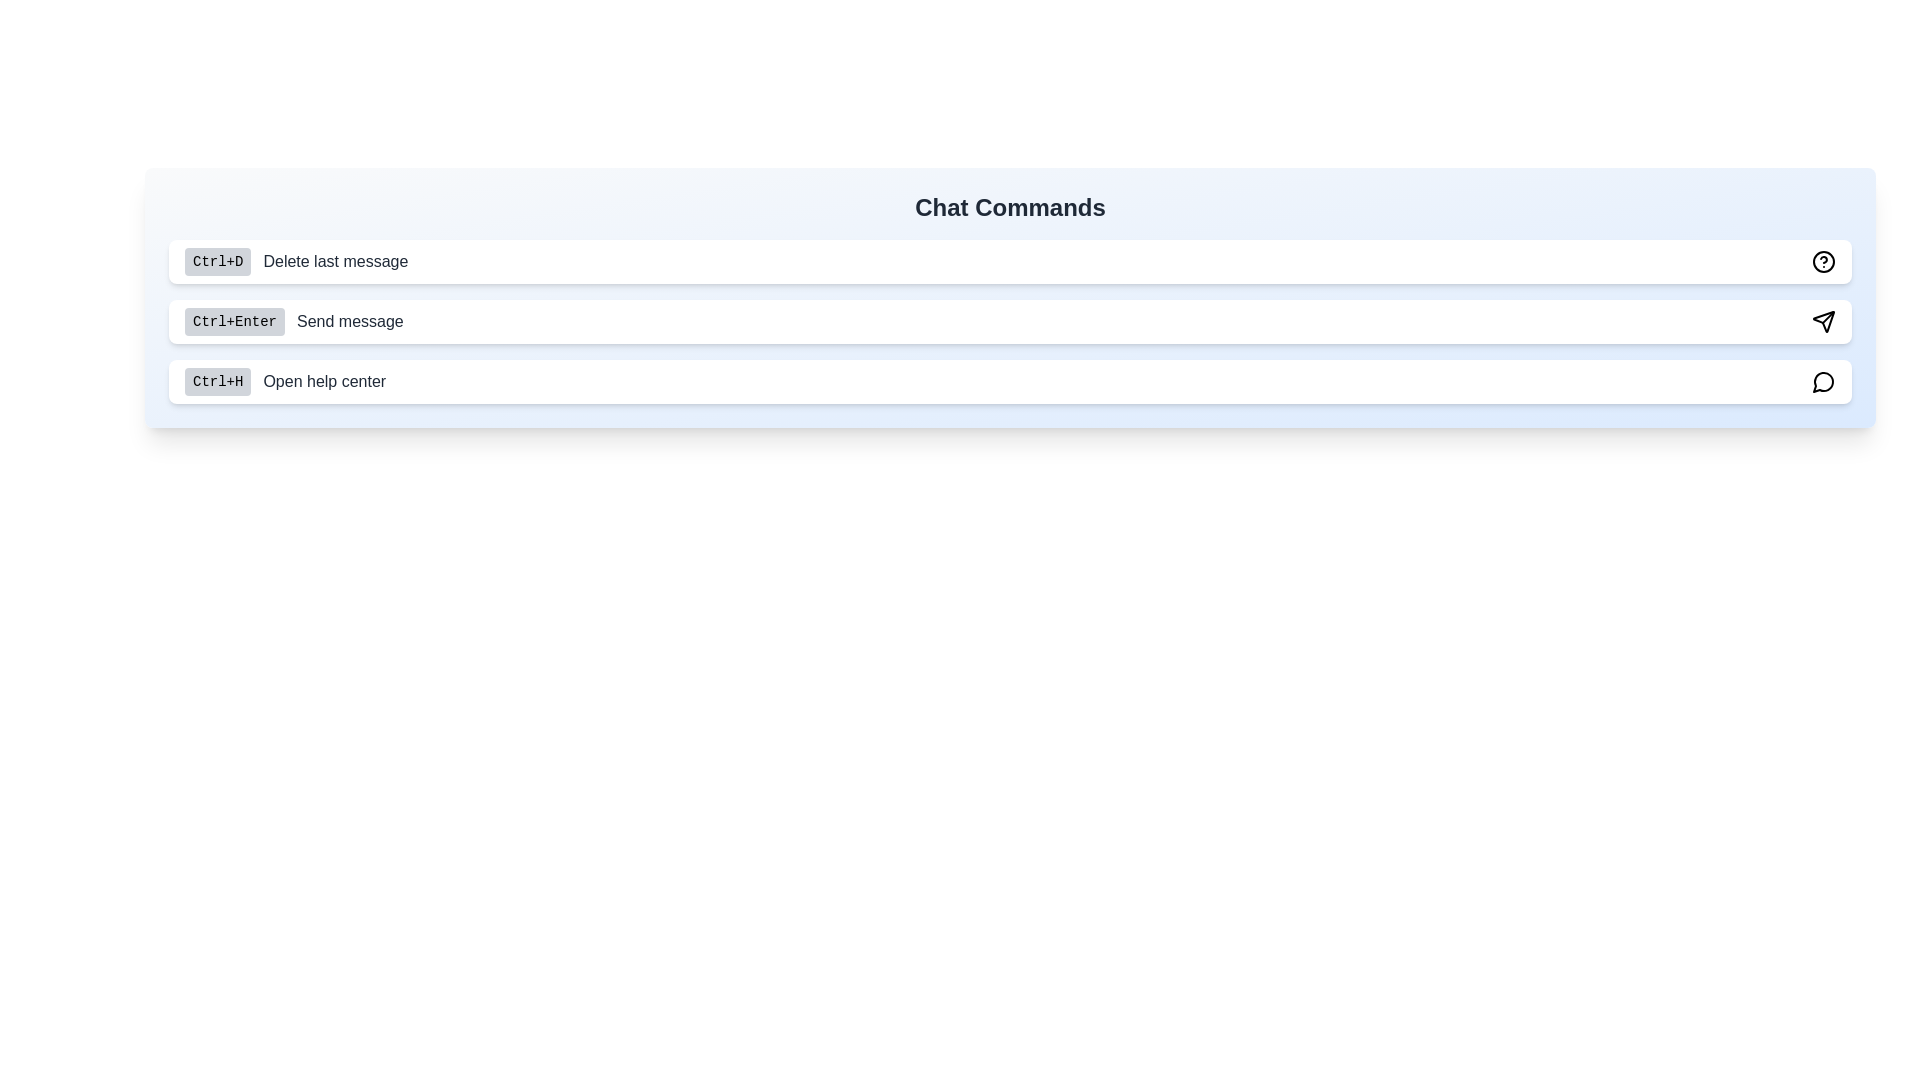 This screenshot has height=1080, width=1920. What do you see at coordinates (1824, 381) in the screenshot?
I see `the minimalist speech bubble icon with a black outline located to the right of the 'Ctrl+H Open help center' button` at bounding box center [1824, 381].